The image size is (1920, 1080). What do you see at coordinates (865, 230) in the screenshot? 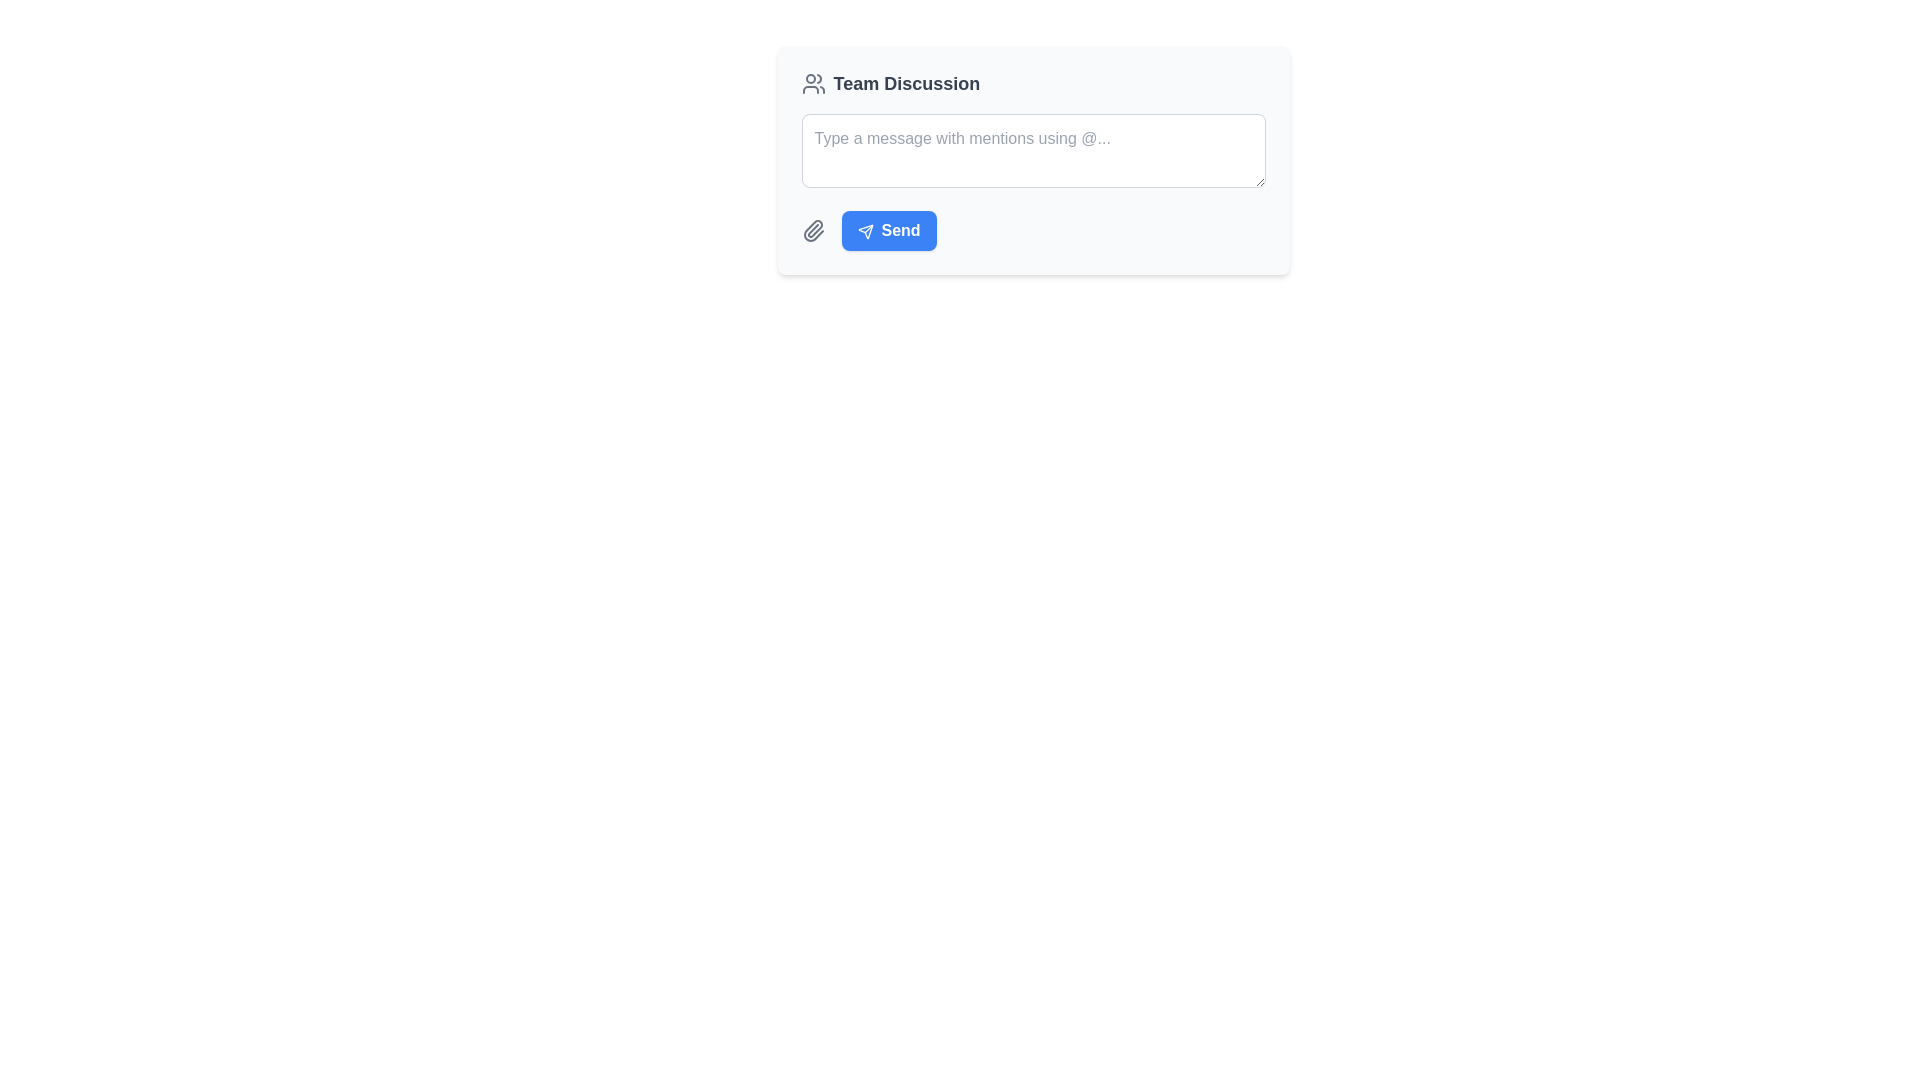
I see `the 'Send' button icon, which is a vector icon representing a sending action, styled with rounded lines and positioned to the left of the text 'Send'` at bounding box center [865, 230].